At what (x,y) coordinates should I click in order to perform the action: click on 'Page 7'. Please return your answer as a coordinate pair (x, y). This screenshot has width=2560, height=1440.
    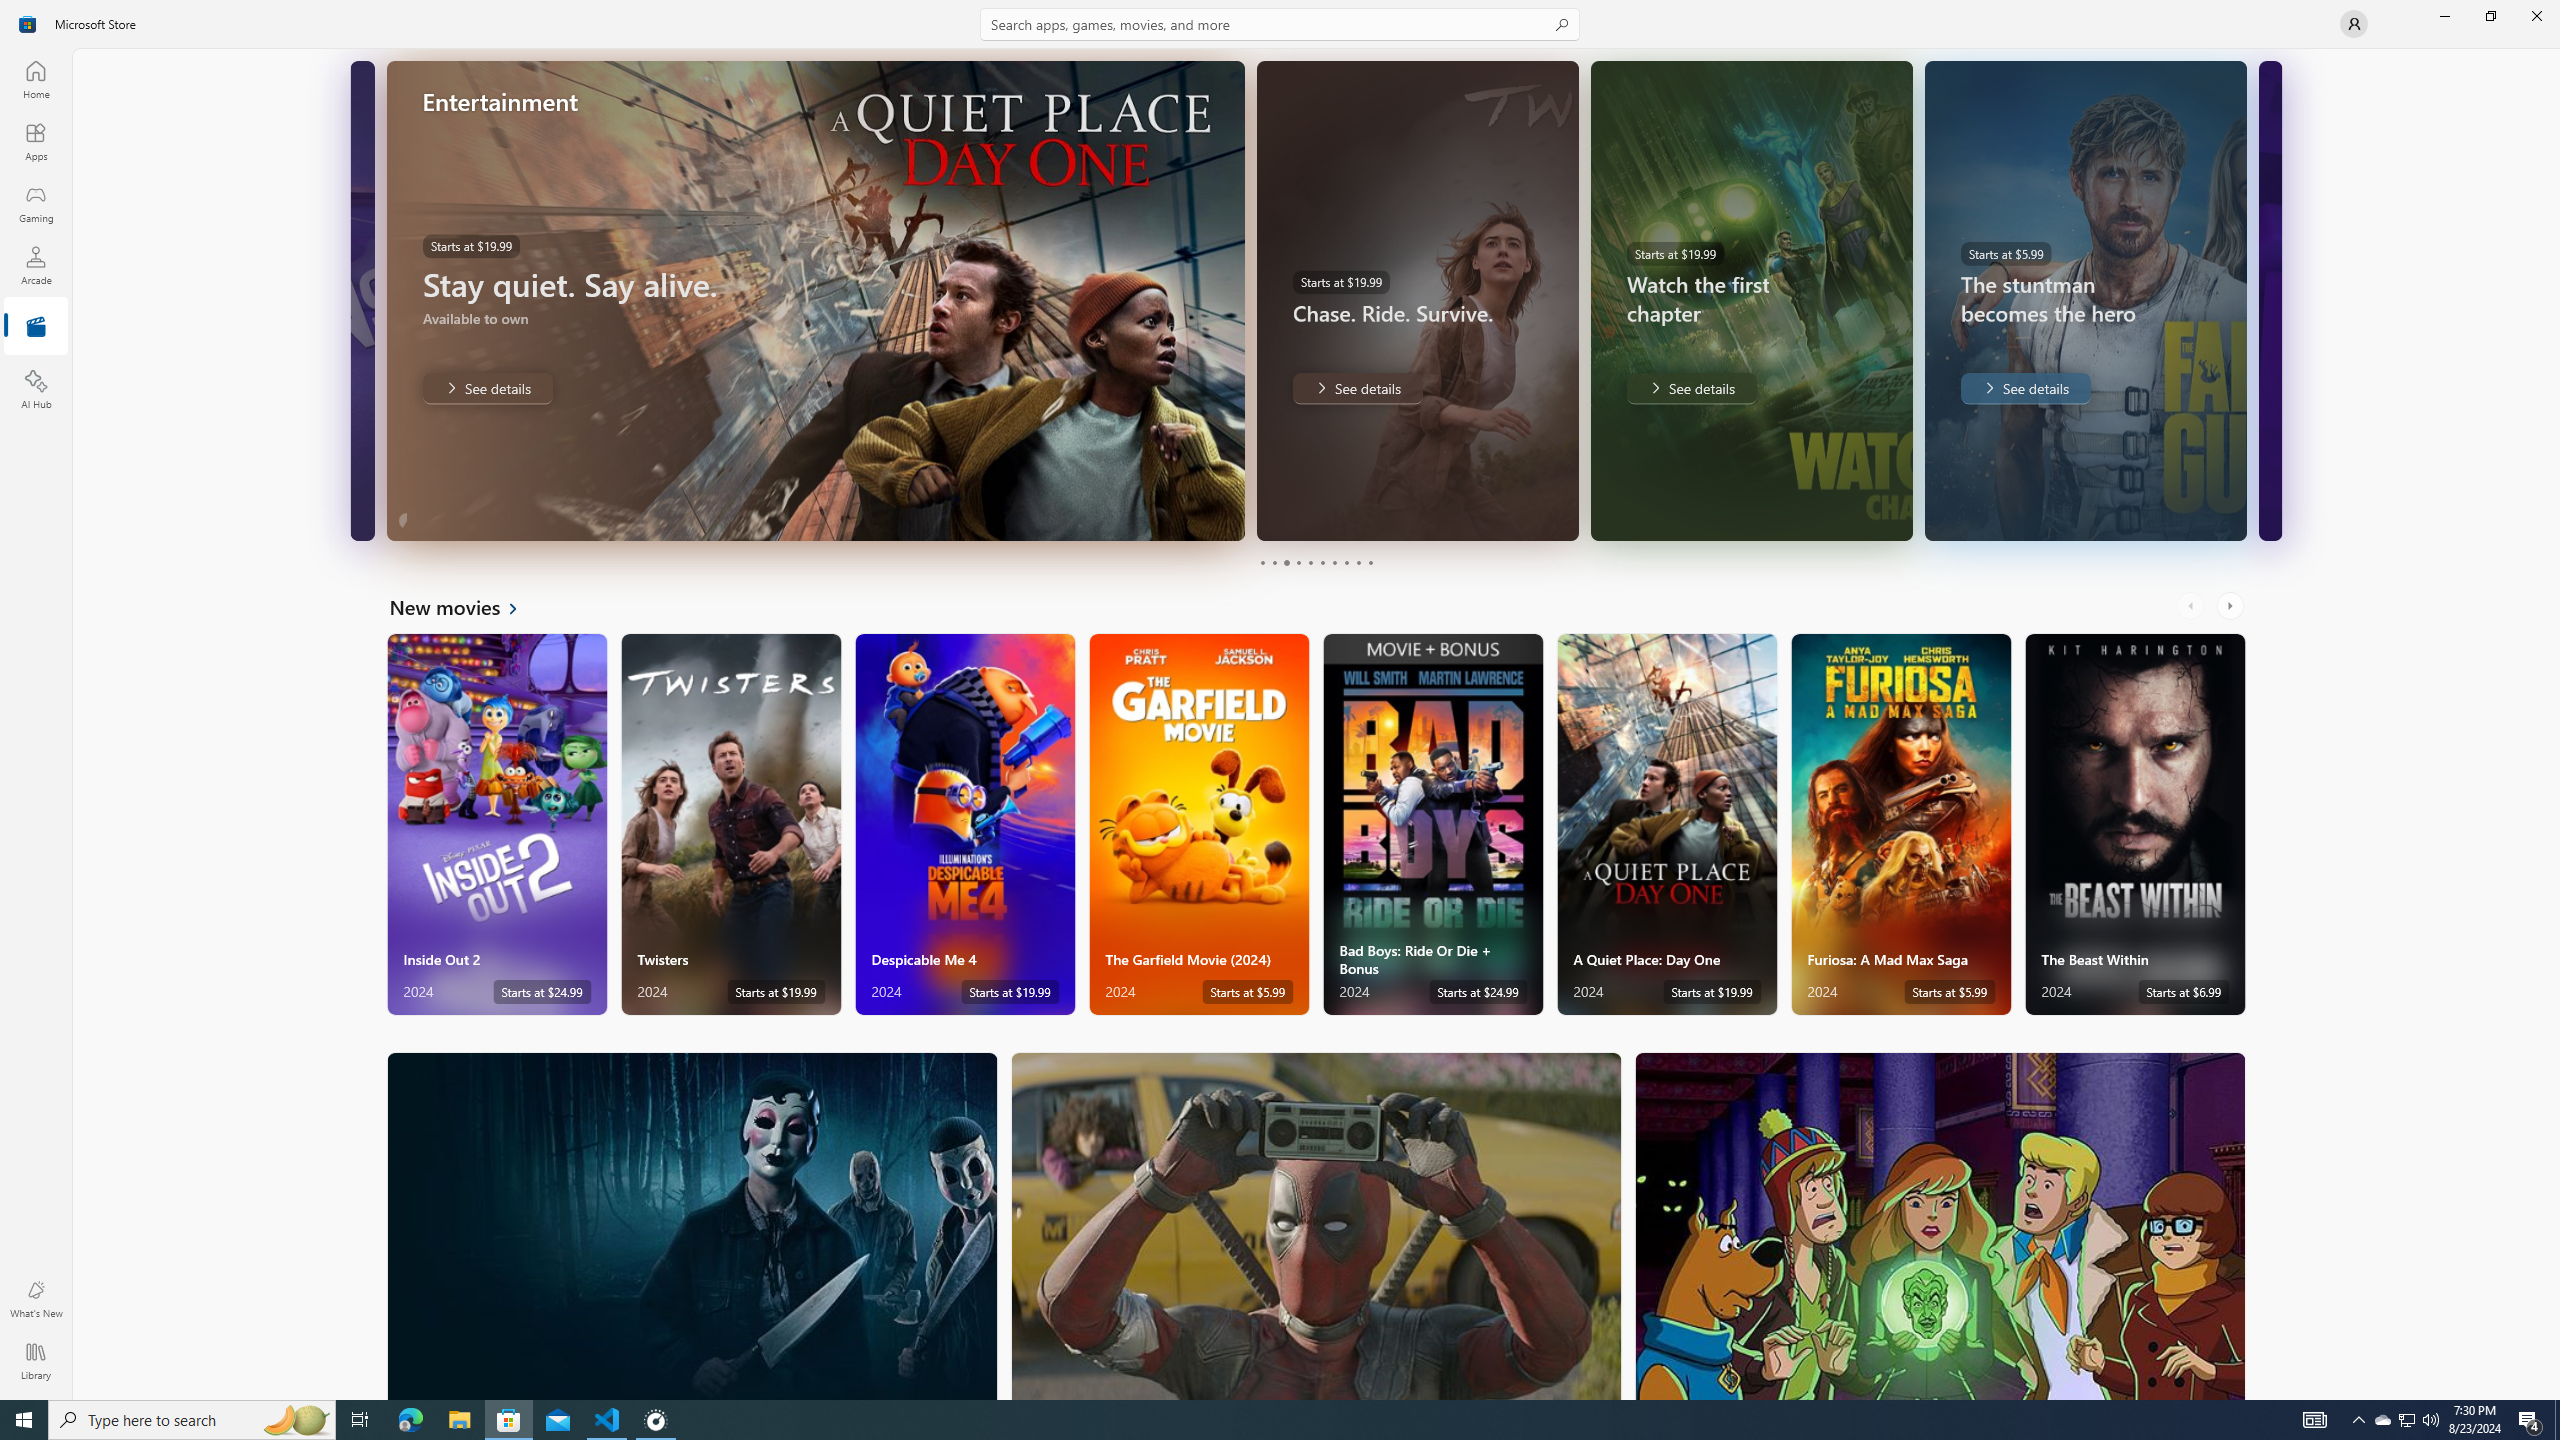
    Looking at the image, I should click on (1332, 562).